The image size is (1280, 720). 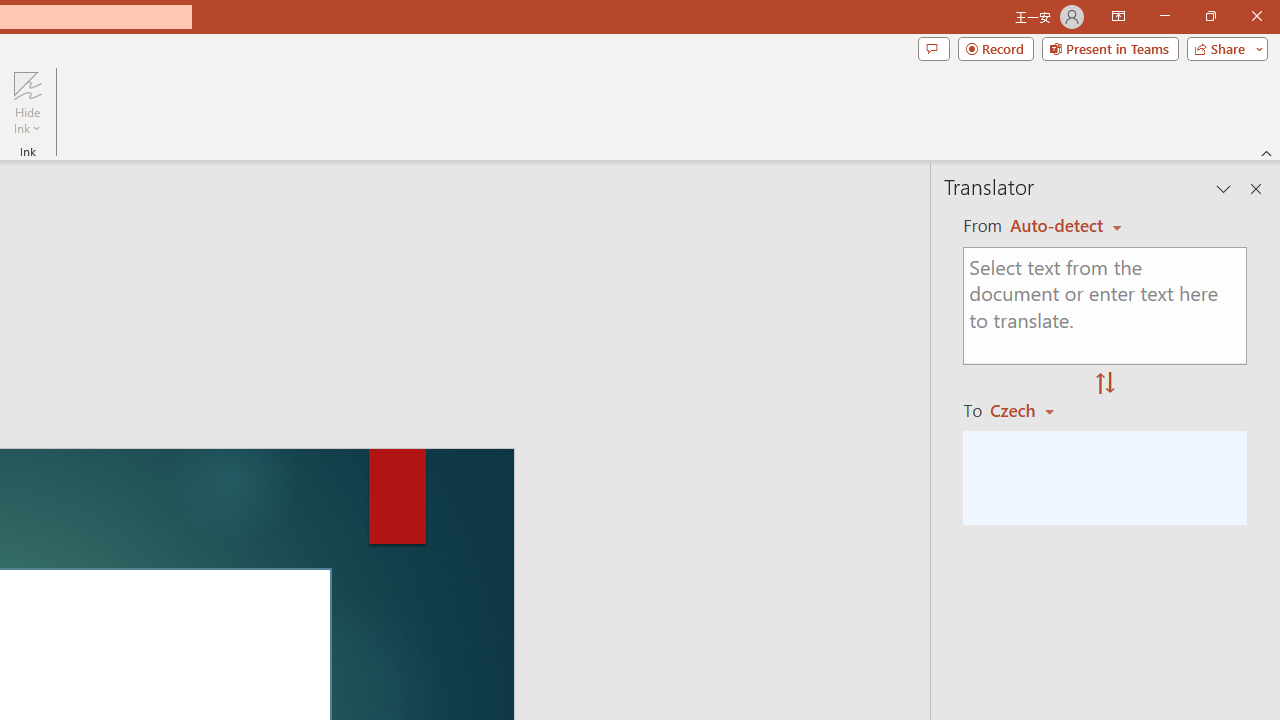 I want to click on 'Auto-detect', so click(x=1065, y=225).